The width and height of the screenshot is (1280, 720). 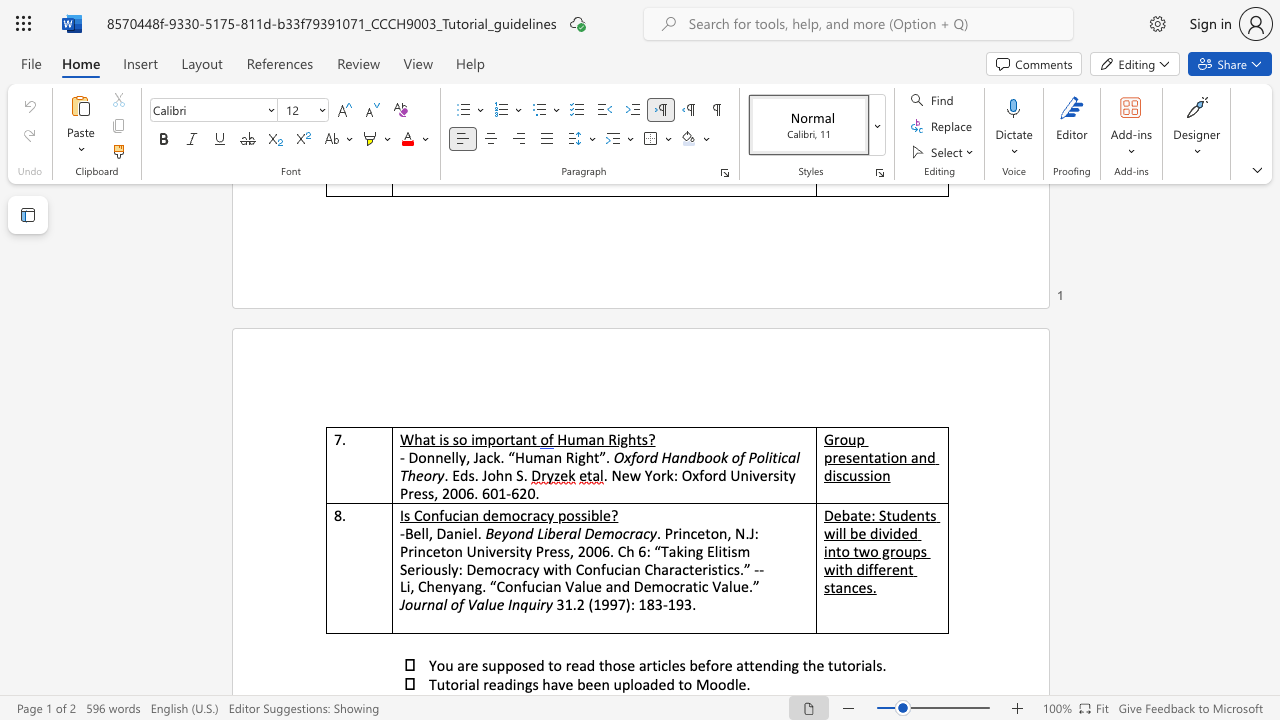 What do you see at coordinates (856, 569) in the screenshot?
I see `the subset text "differe" within the text "Debate: Students will be divided into two groups with different stances."` at bounding box center [856, 569].